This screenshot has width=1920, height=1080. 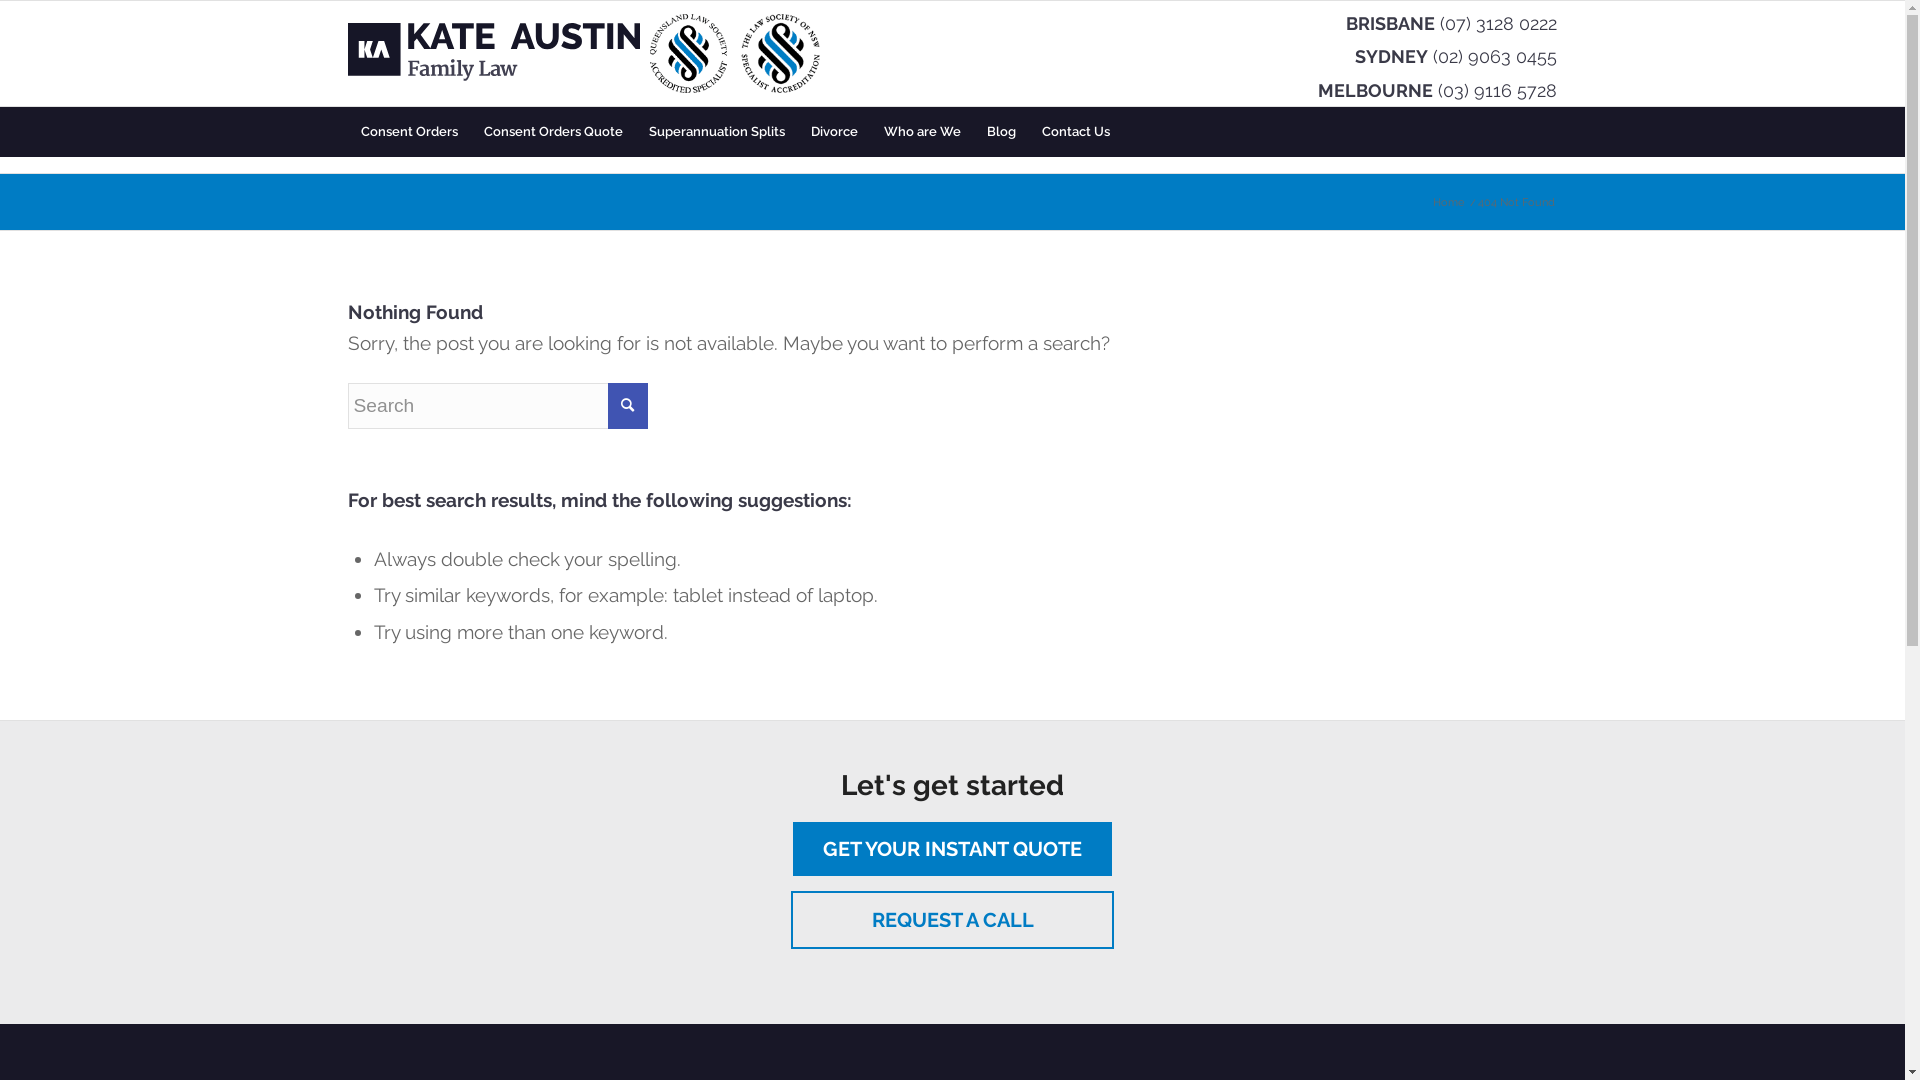 What do you see at coordinates (834, 131) in the screenshot?
I see `'Divorce'` at bounding box center [834, 131].